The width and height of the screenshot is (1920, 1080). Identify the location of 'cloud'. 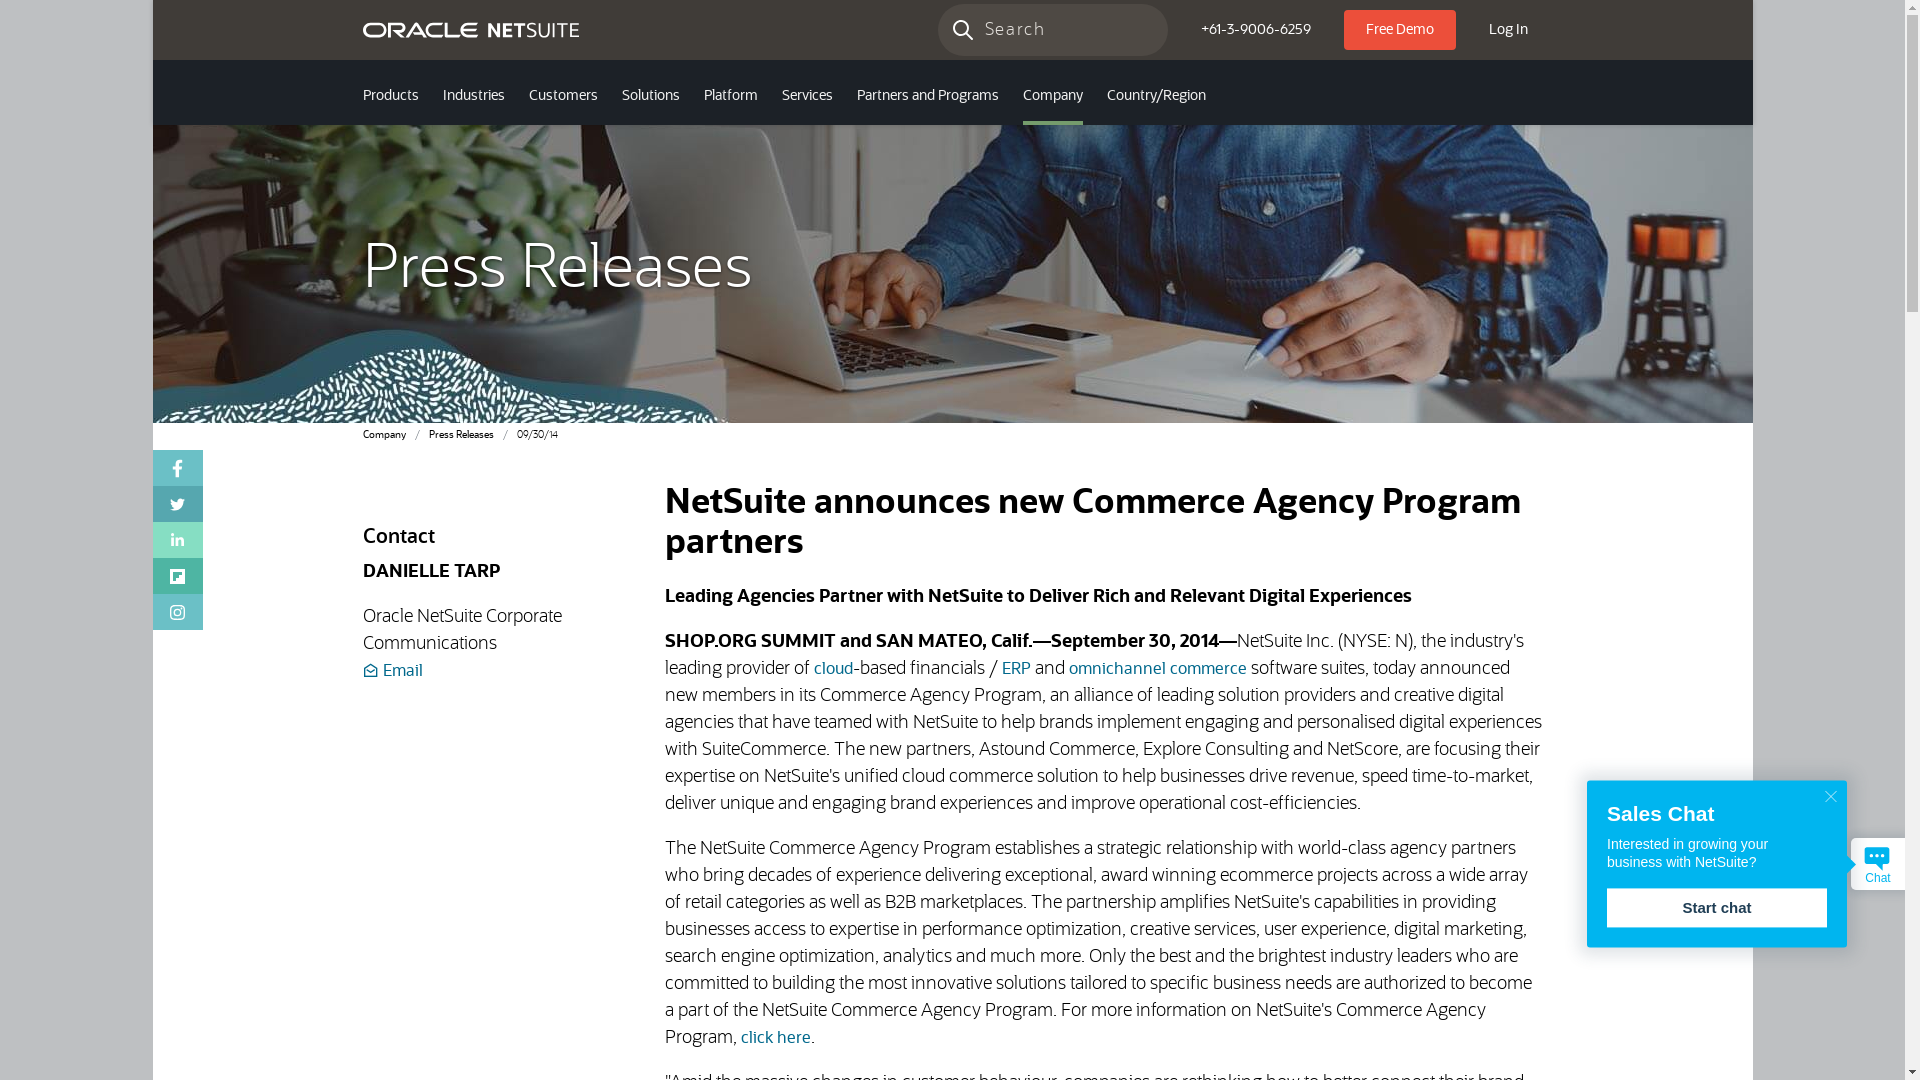
(833, 668).